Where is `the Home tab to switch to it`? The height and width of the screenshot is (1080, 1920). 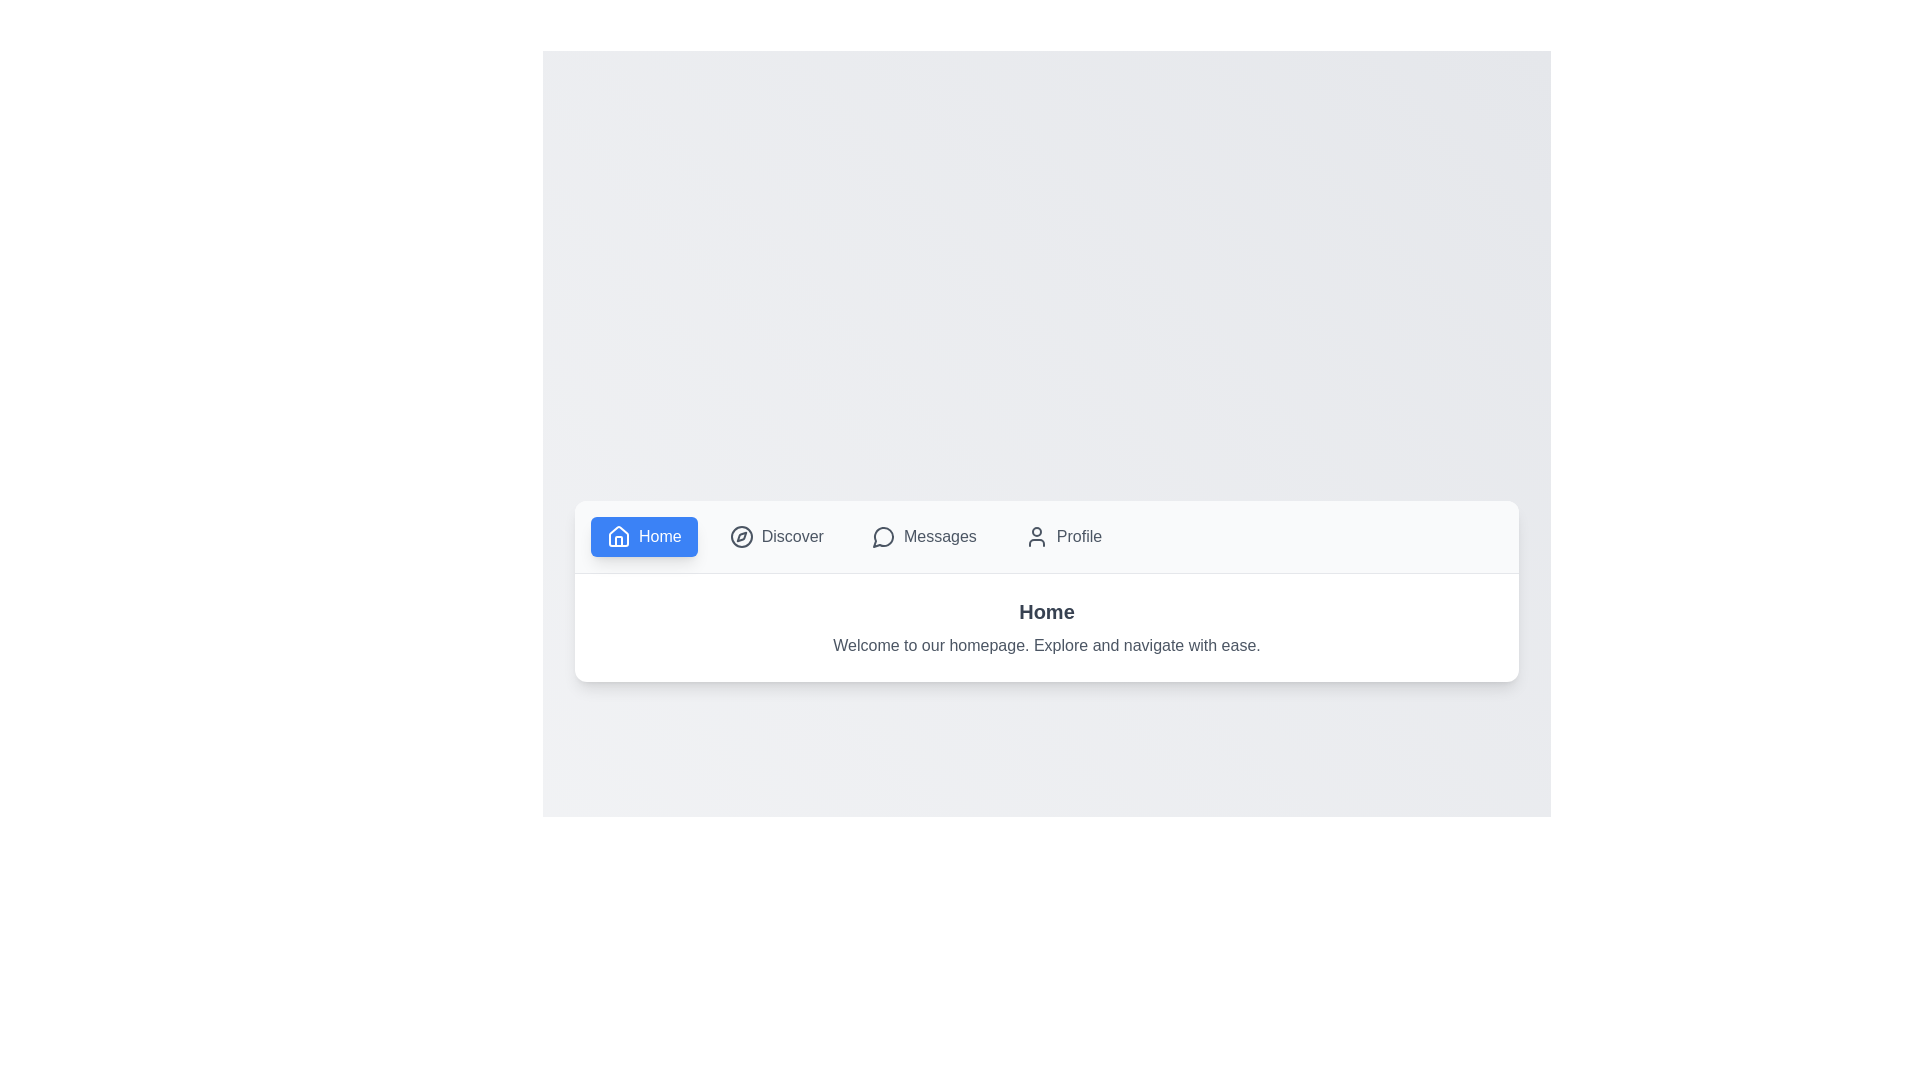
the Home tab to switch to it is located at coordinates (644, 535).